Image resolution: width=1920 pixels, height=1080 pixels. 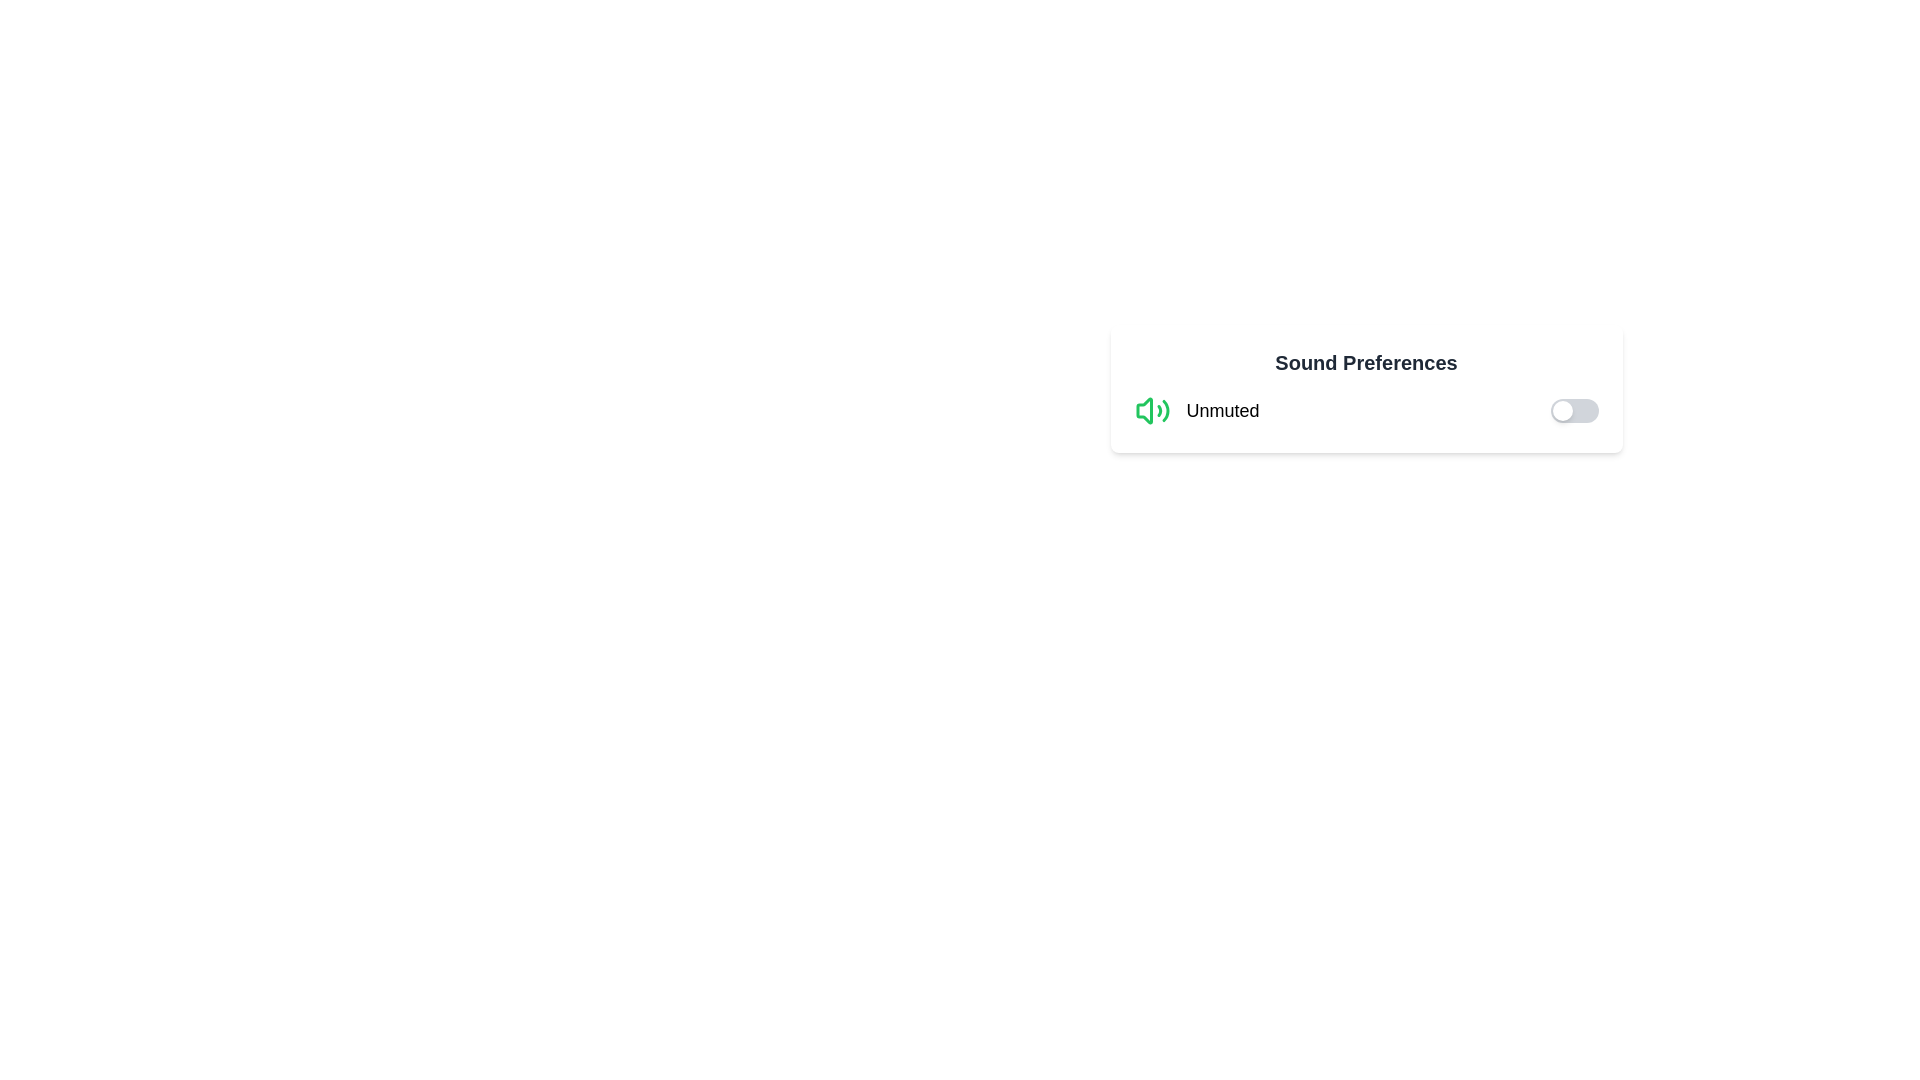 I want to click on the volume icon with the text label 'Unmuted', which is green and indicates an active state, so click(x=1196, y=410).